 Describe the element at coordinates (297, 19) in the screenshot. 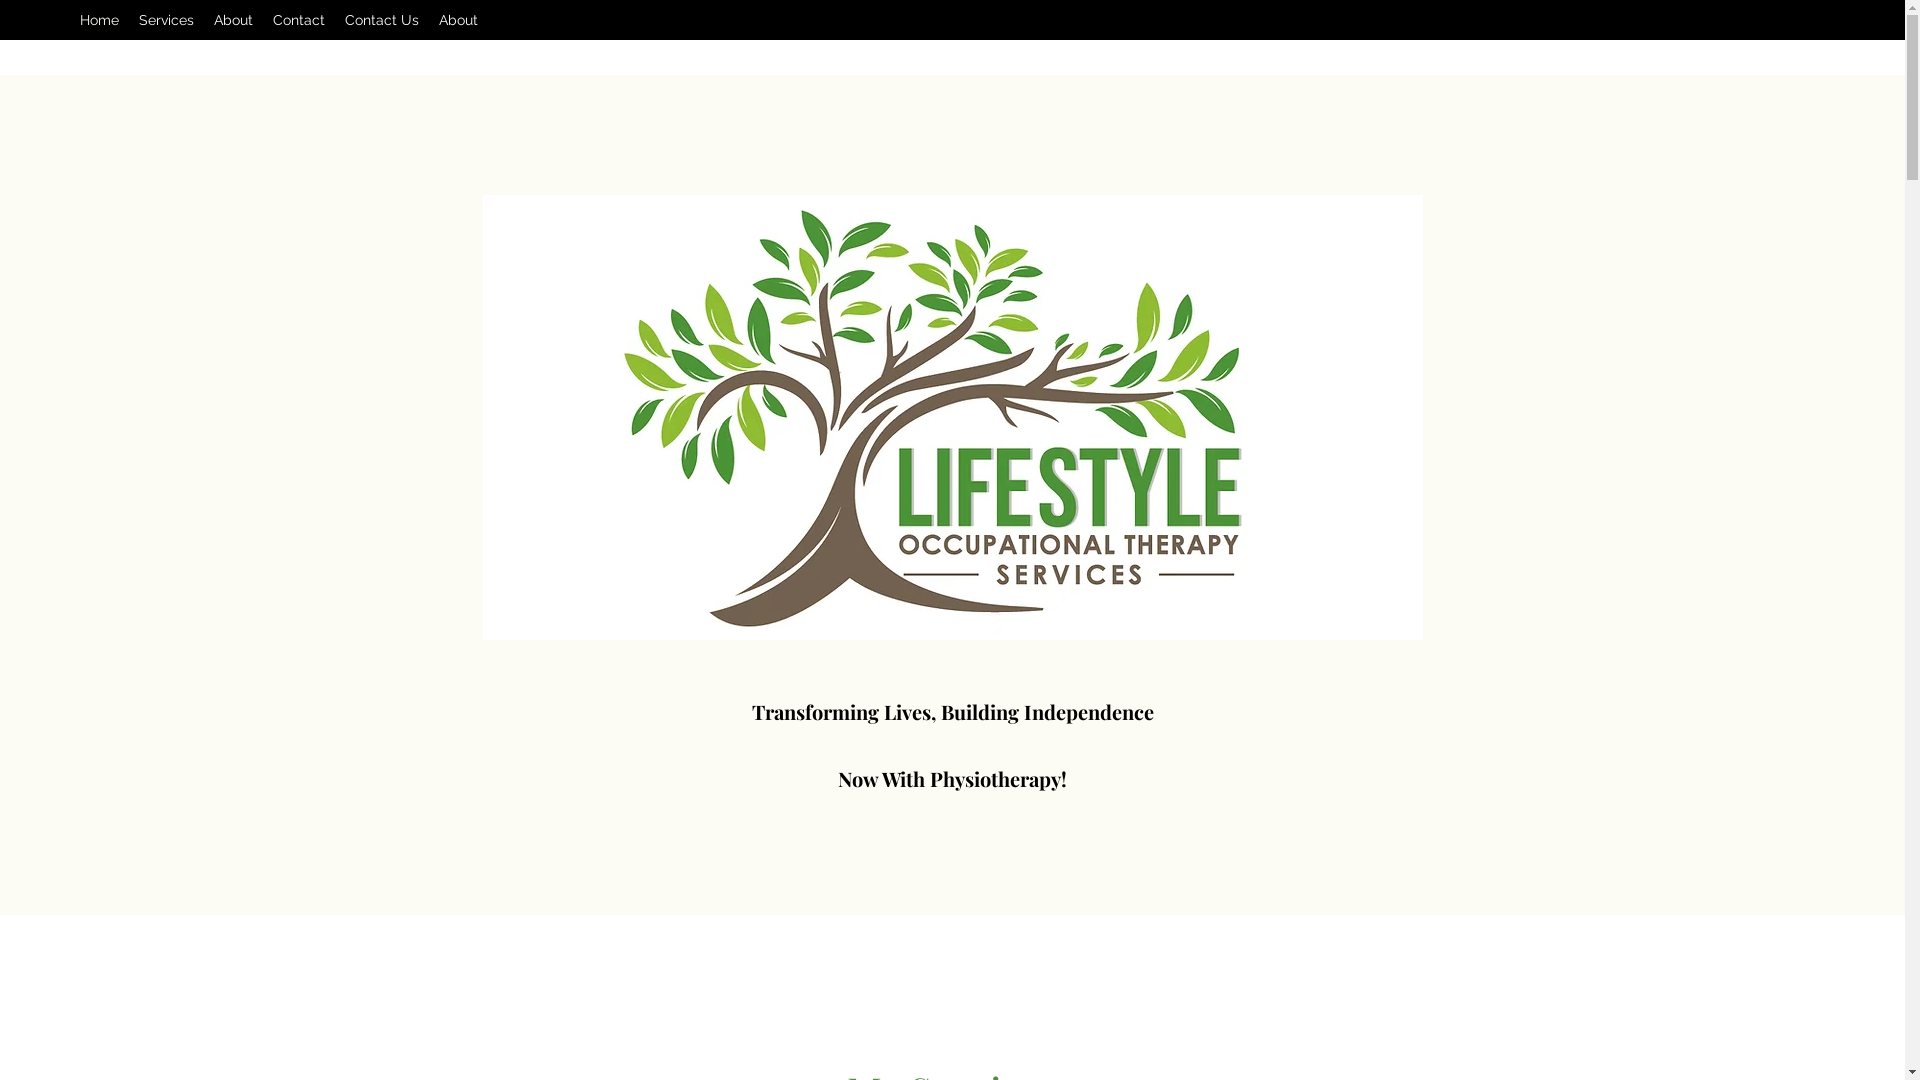

I see `'Contact'` at that location.